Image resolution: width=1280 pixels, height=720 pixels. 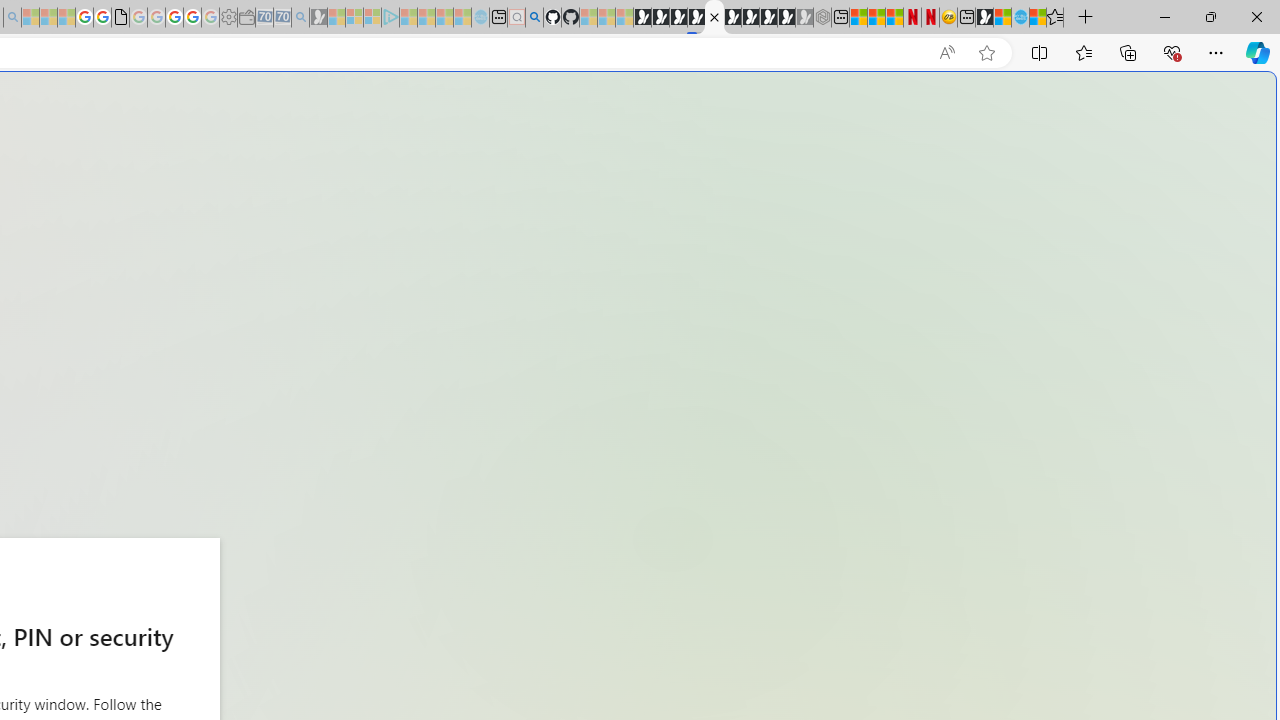 What do you see at coordinates (714, 17) in the screenshot?
I see `'Sign in to your account'` at bounding box center [714, 17].